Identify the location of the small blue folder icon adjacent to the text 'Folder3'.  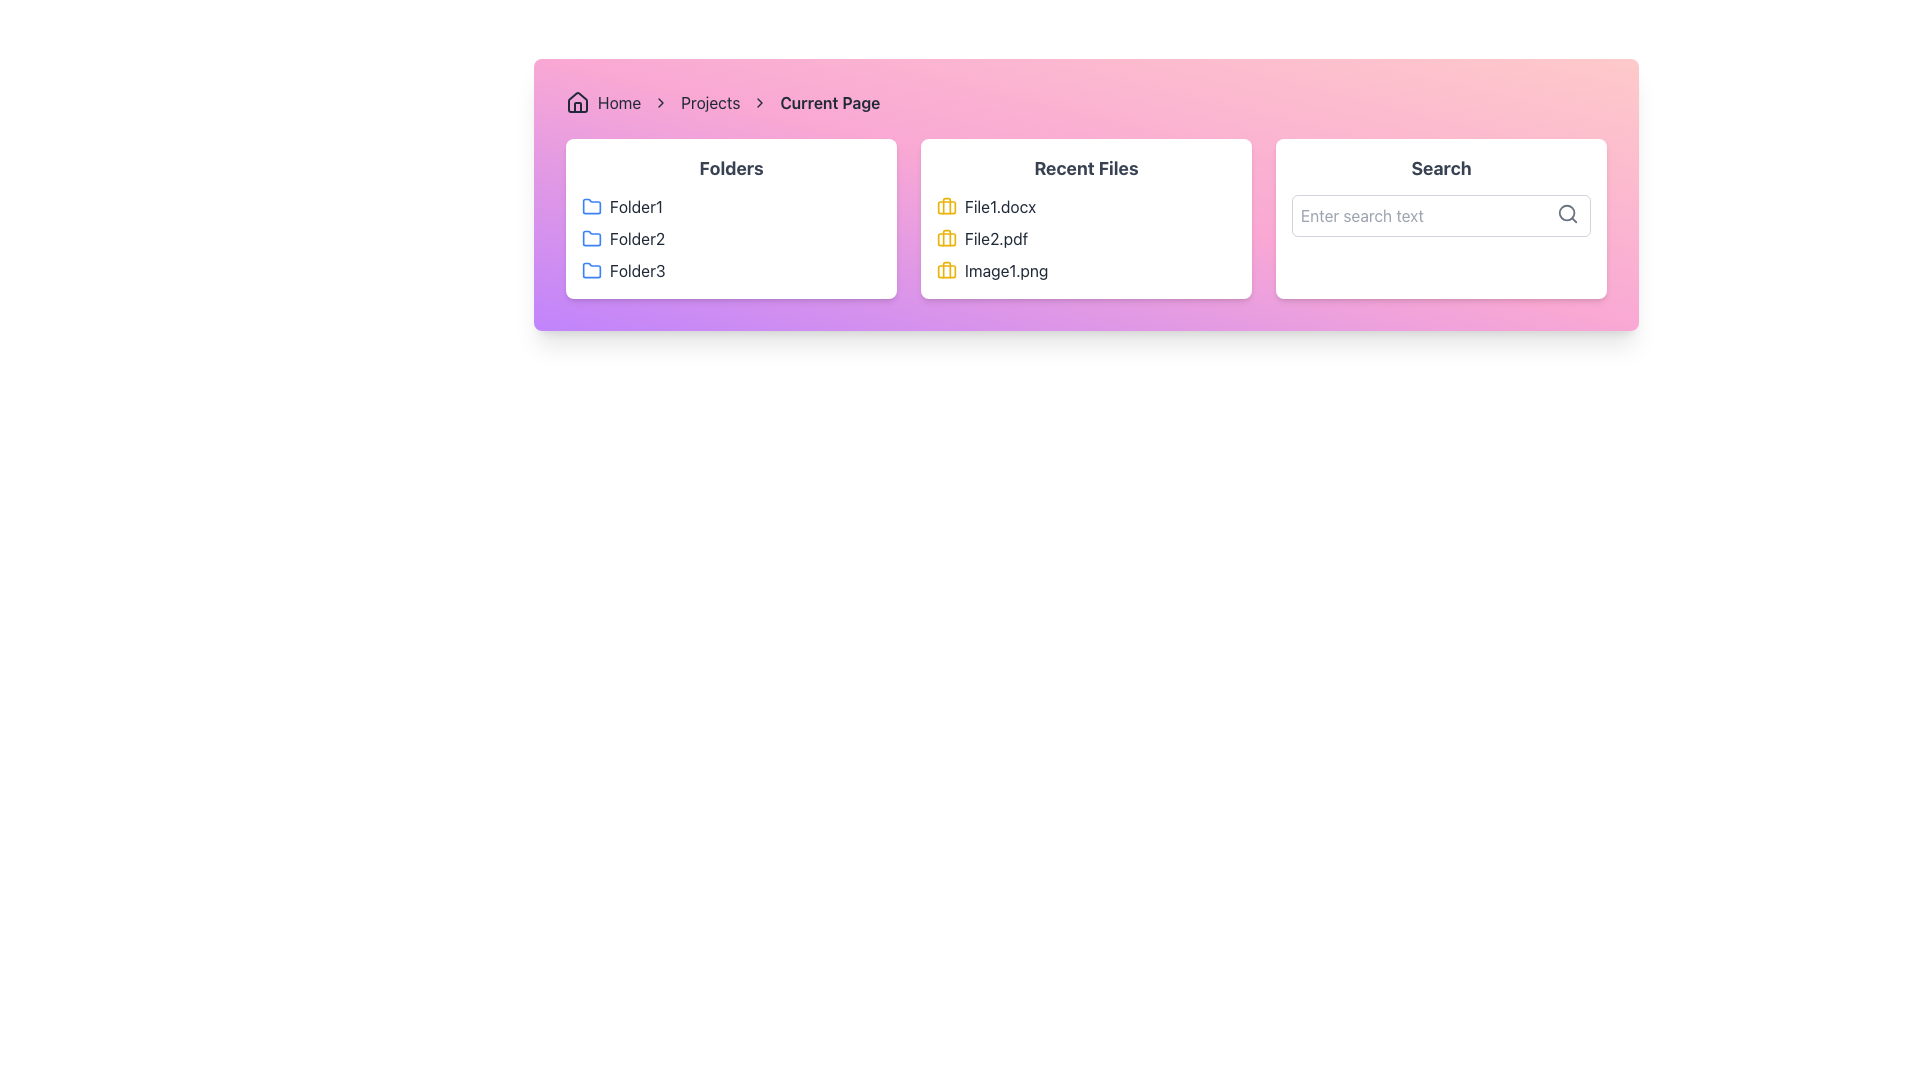
(590, 270).